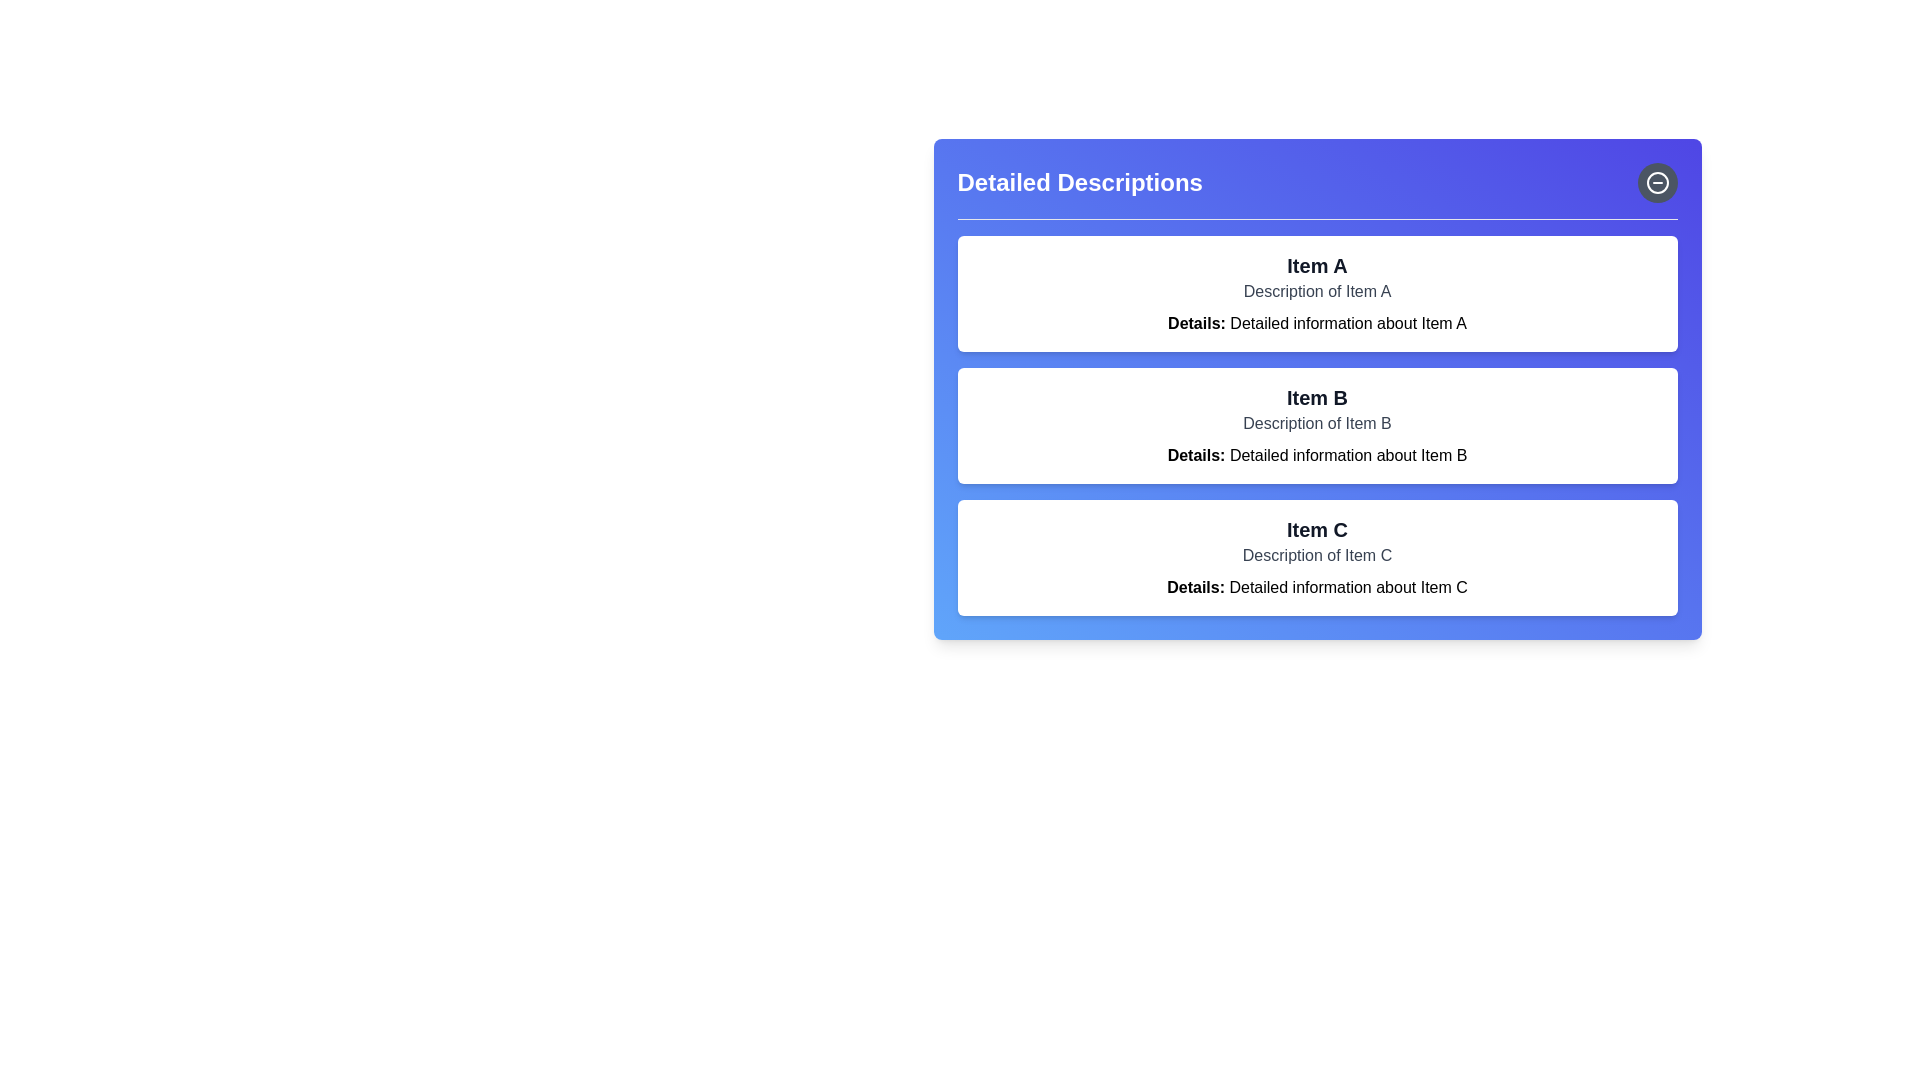 The width and height of the screenshot is (1920, 1080). Describe the element at coordinates (1657, 182) in the screenshot. I see `the gray 'minus' icon located at the top-right corner of the blue header panel` at that location.